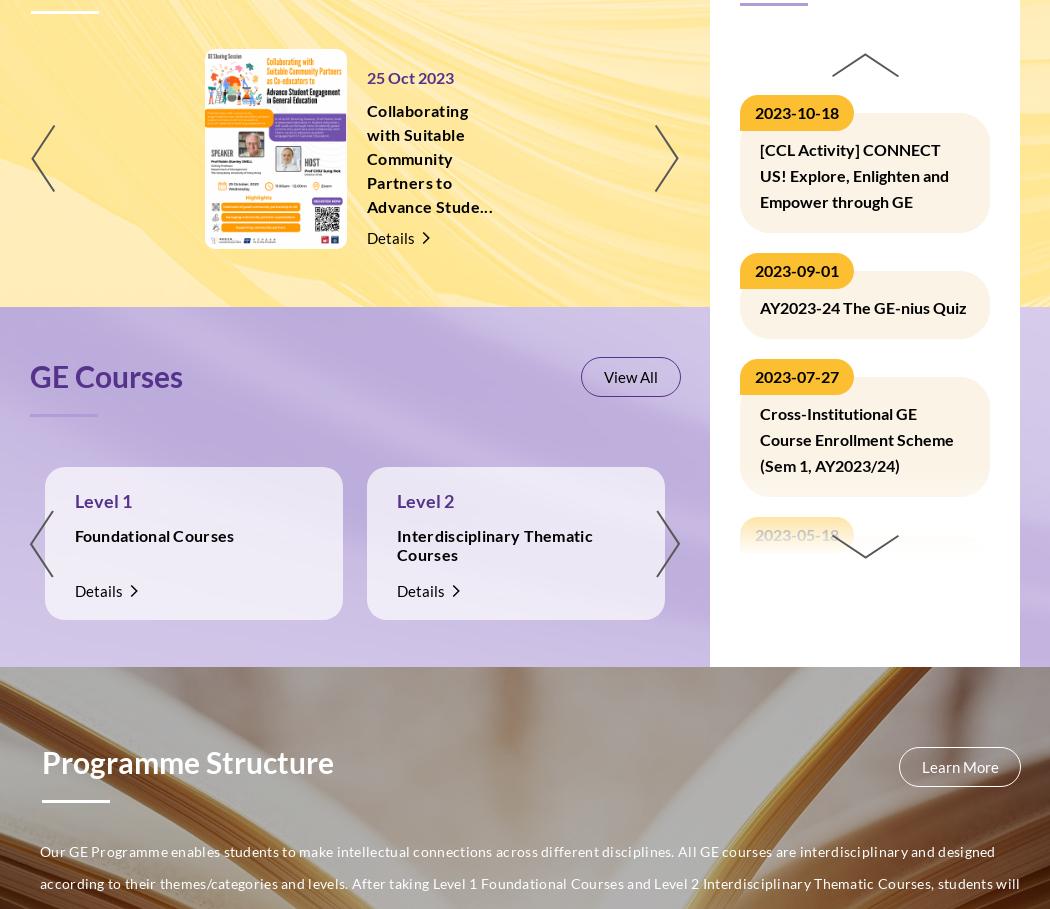  What do you see at coordinates (1002, 76) in the screenshot?
I see `'30 May 2023'` at bounding box center [1002, 76].